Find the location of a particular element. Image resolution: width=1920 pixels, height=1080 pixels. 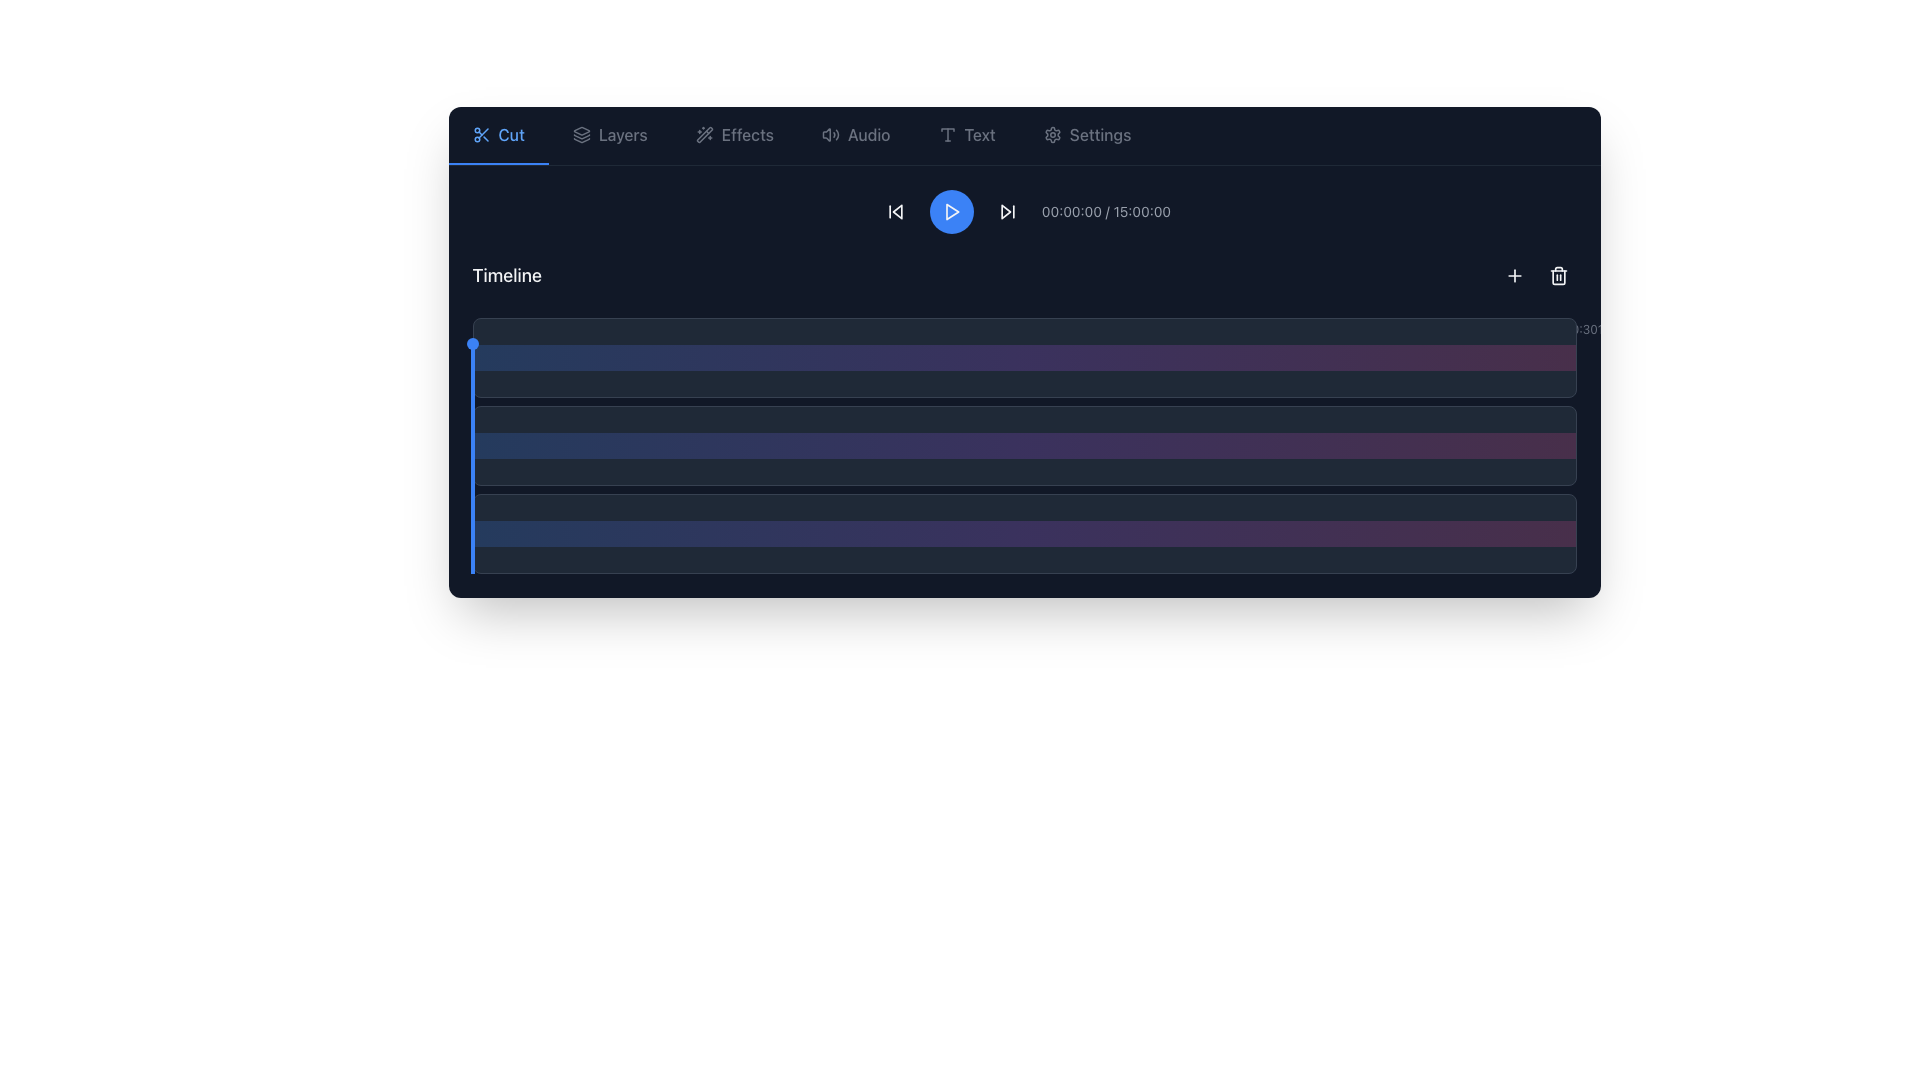

the text label indicating the time '4:15' located at the eighteenth position in the timeline bar to determine its position is located at coordinates (927, 329).